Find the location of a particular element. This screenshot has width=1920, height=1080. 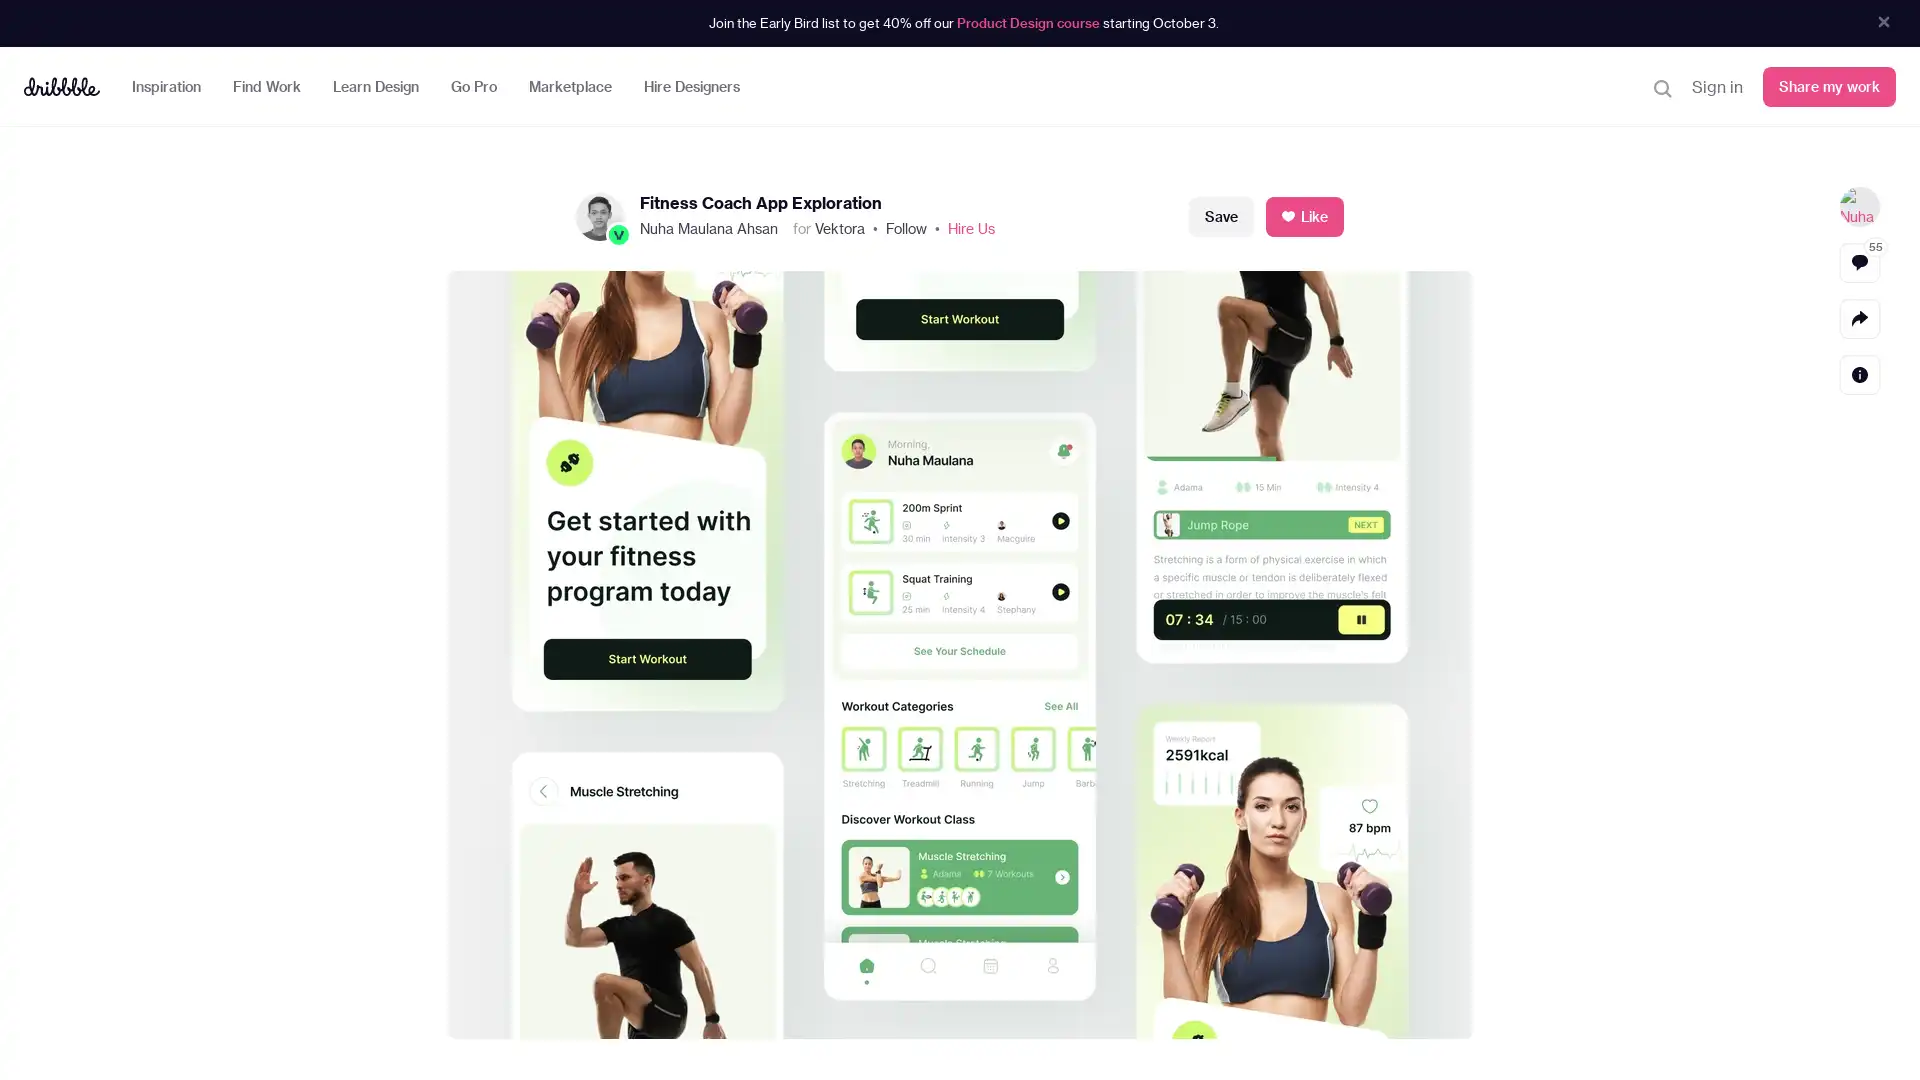

View comments 55 is located at coordinates (1859, 261).